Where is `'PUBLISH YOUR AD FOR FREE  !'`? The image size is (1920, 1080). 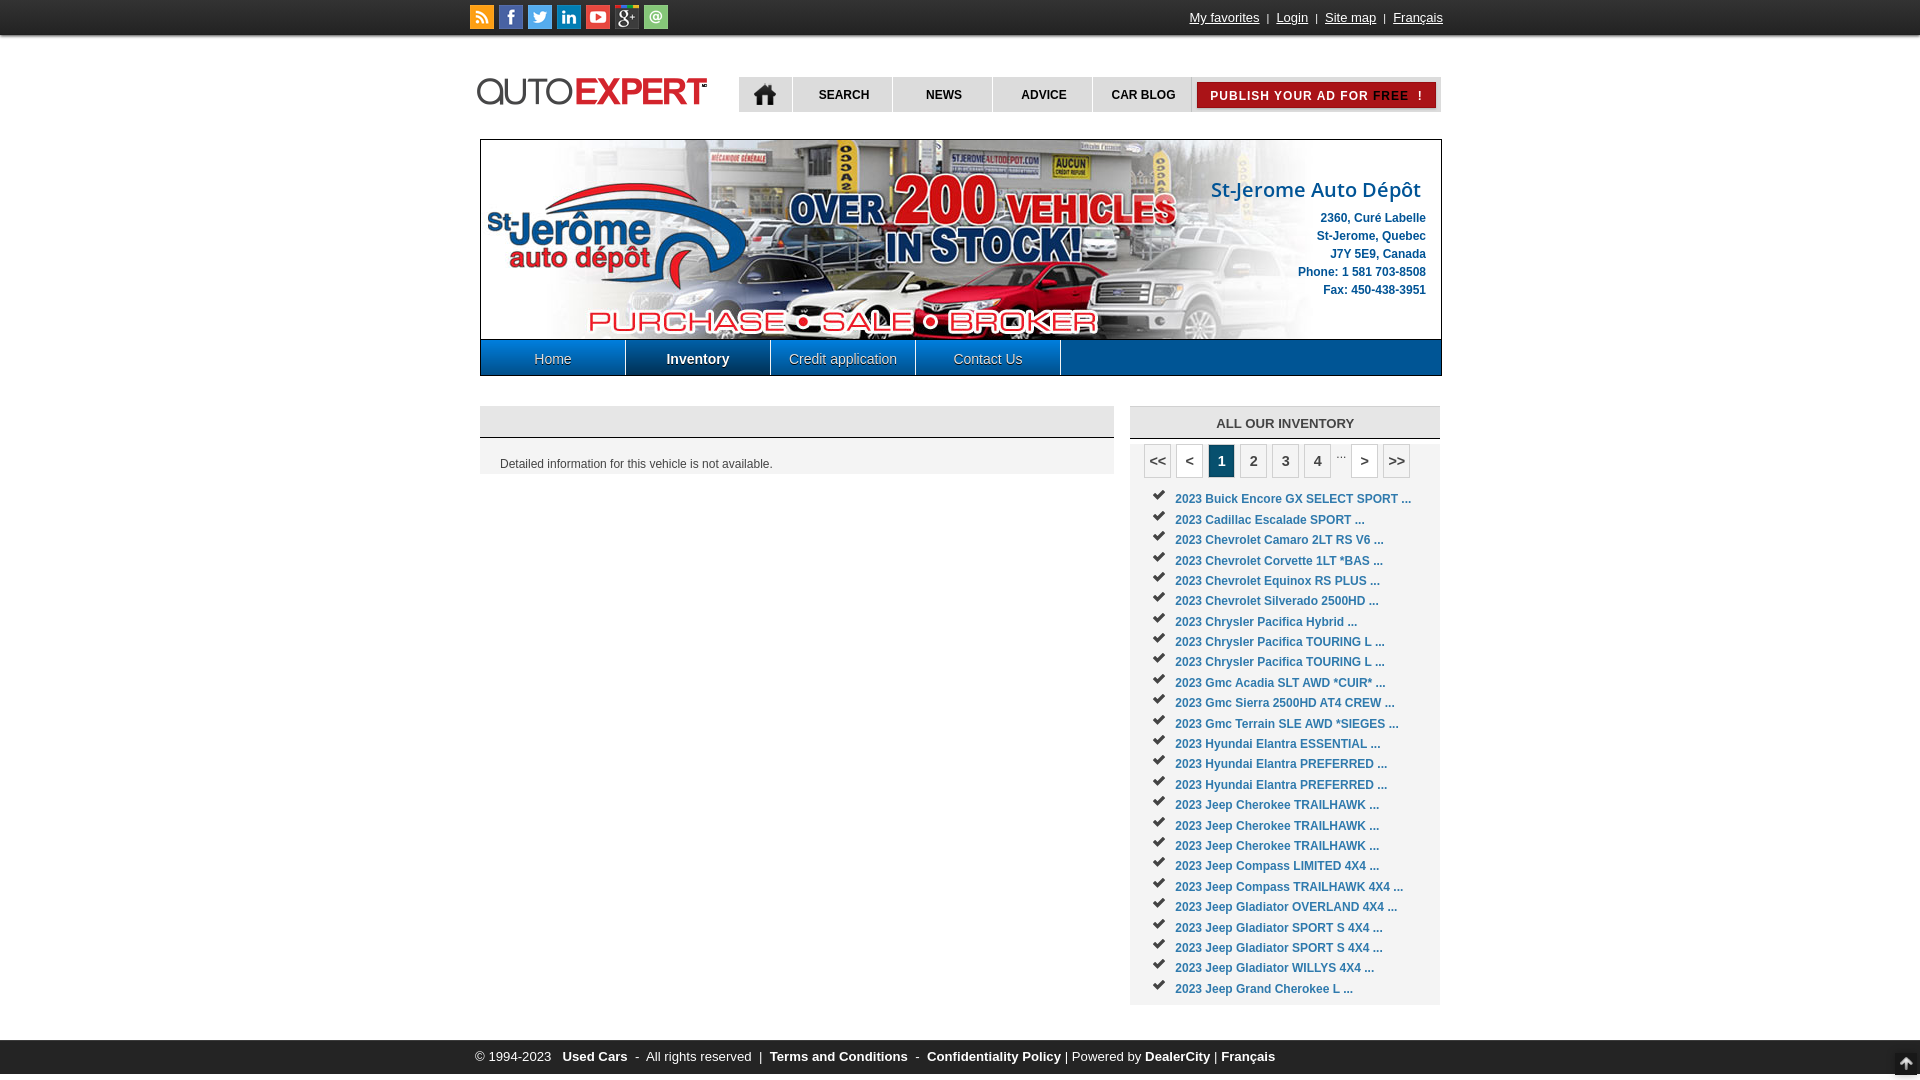 'PUBLISH YOUR AD FOR FREE  !' is located at coordinates (1315, 95).